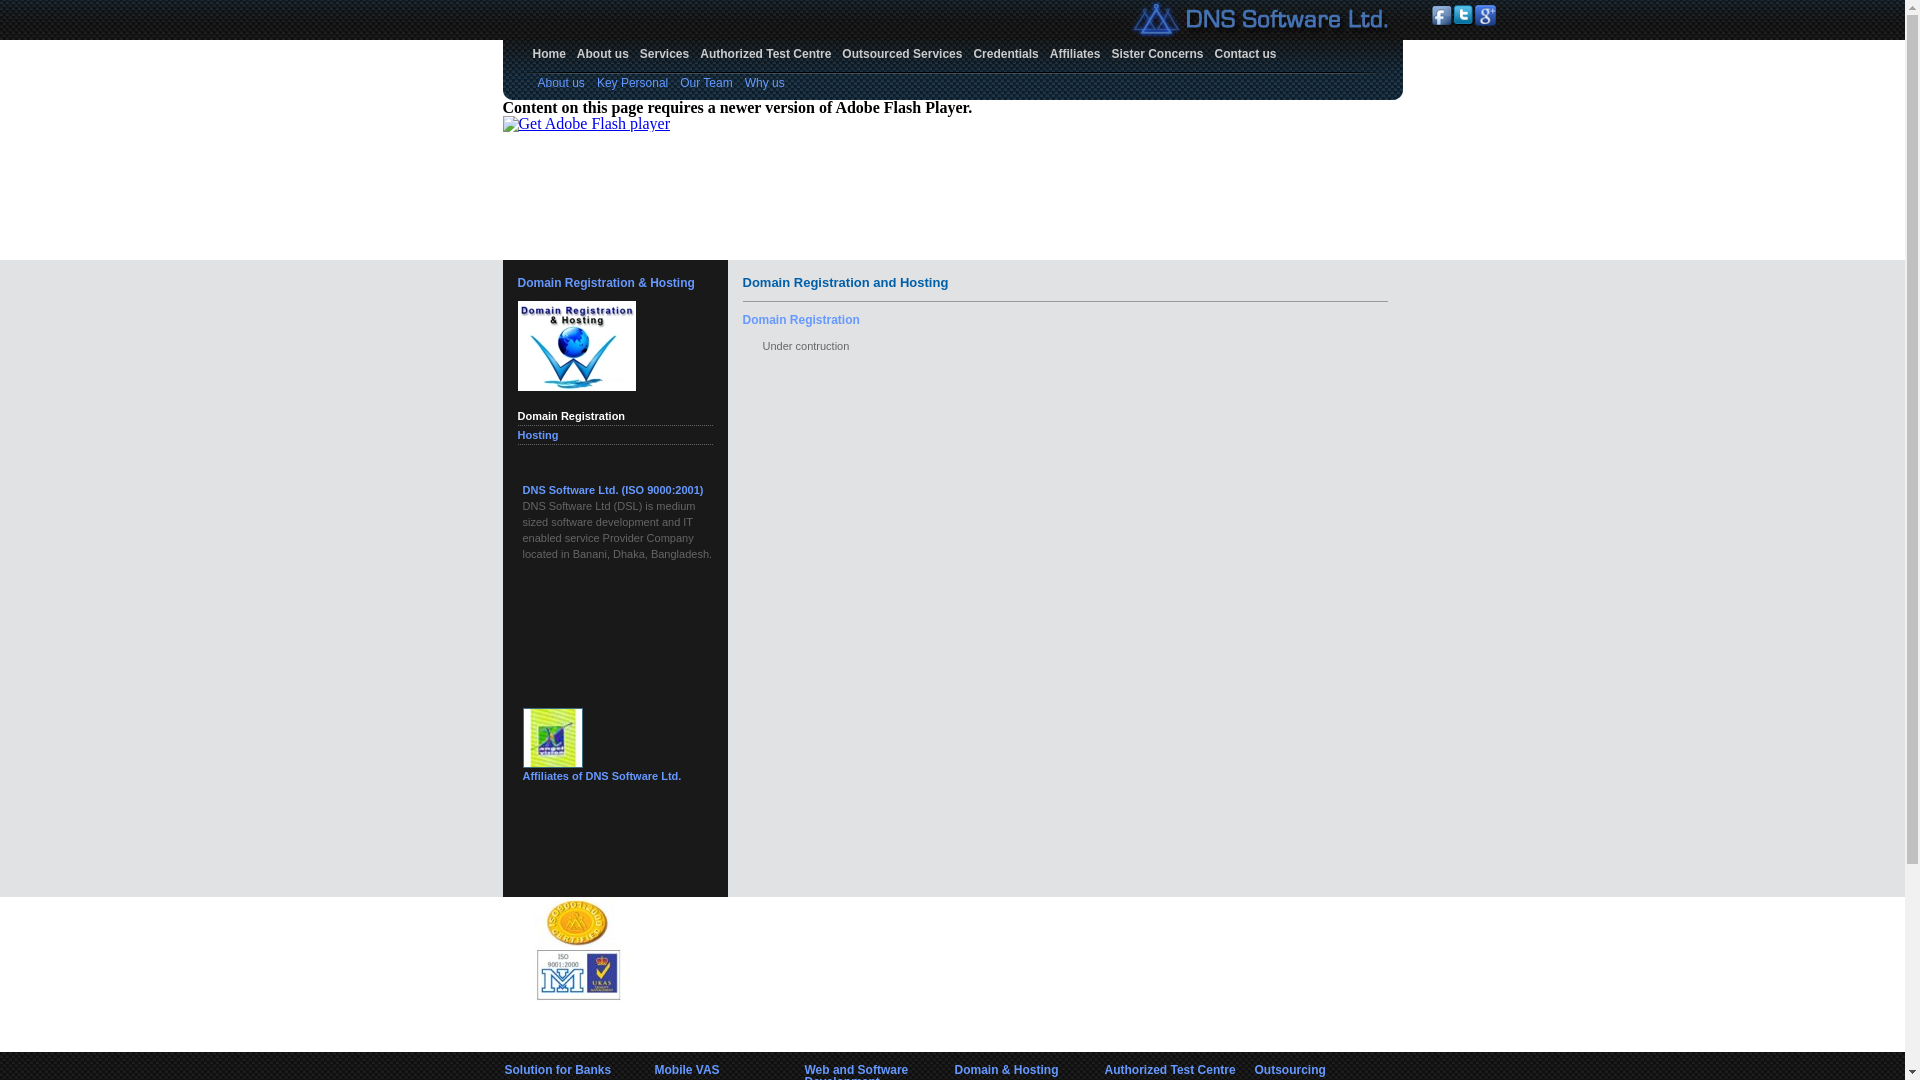 This screenshot has height=1080, width=1920. What do you see at coordinates (633, 53) in the screenshot?
I see `'Services'` at bounding box center [633, 53].